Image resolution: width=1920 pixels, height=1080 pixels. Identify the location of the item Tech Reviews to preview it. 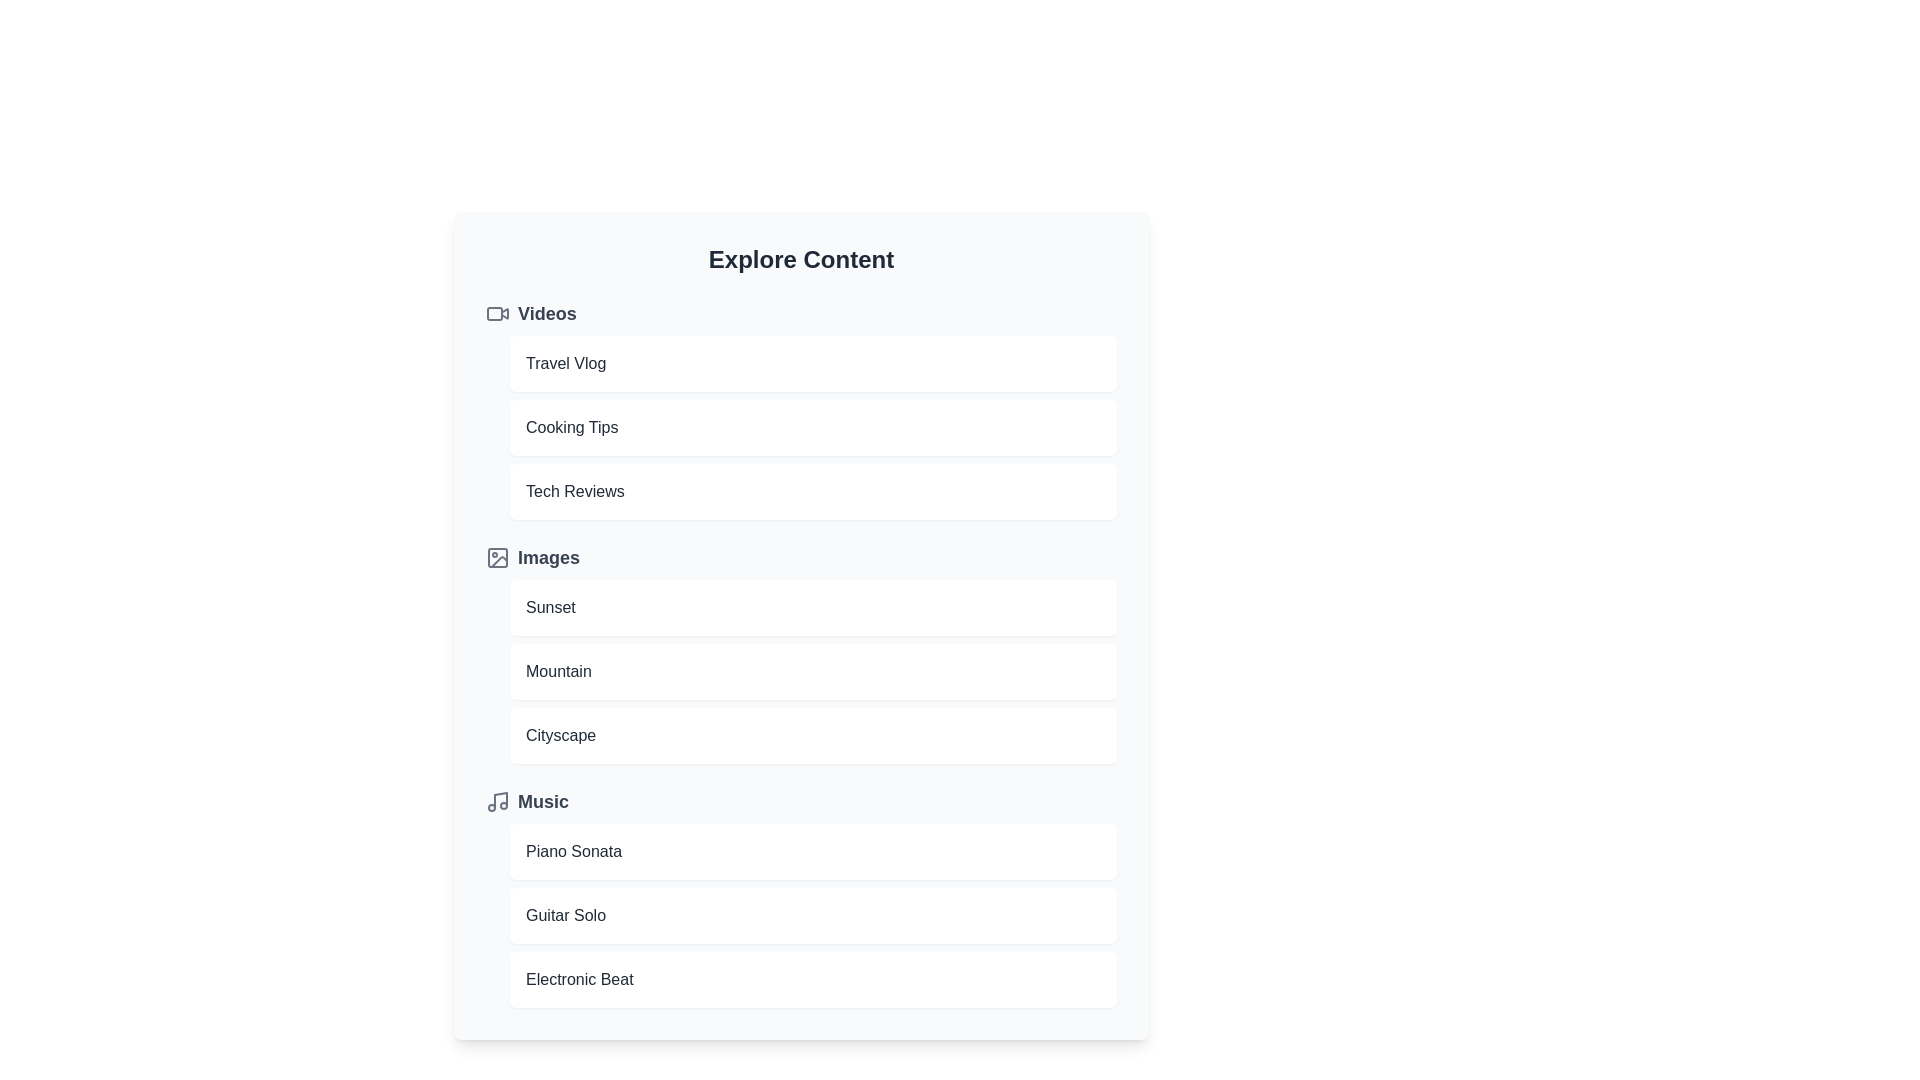
(813, 492).